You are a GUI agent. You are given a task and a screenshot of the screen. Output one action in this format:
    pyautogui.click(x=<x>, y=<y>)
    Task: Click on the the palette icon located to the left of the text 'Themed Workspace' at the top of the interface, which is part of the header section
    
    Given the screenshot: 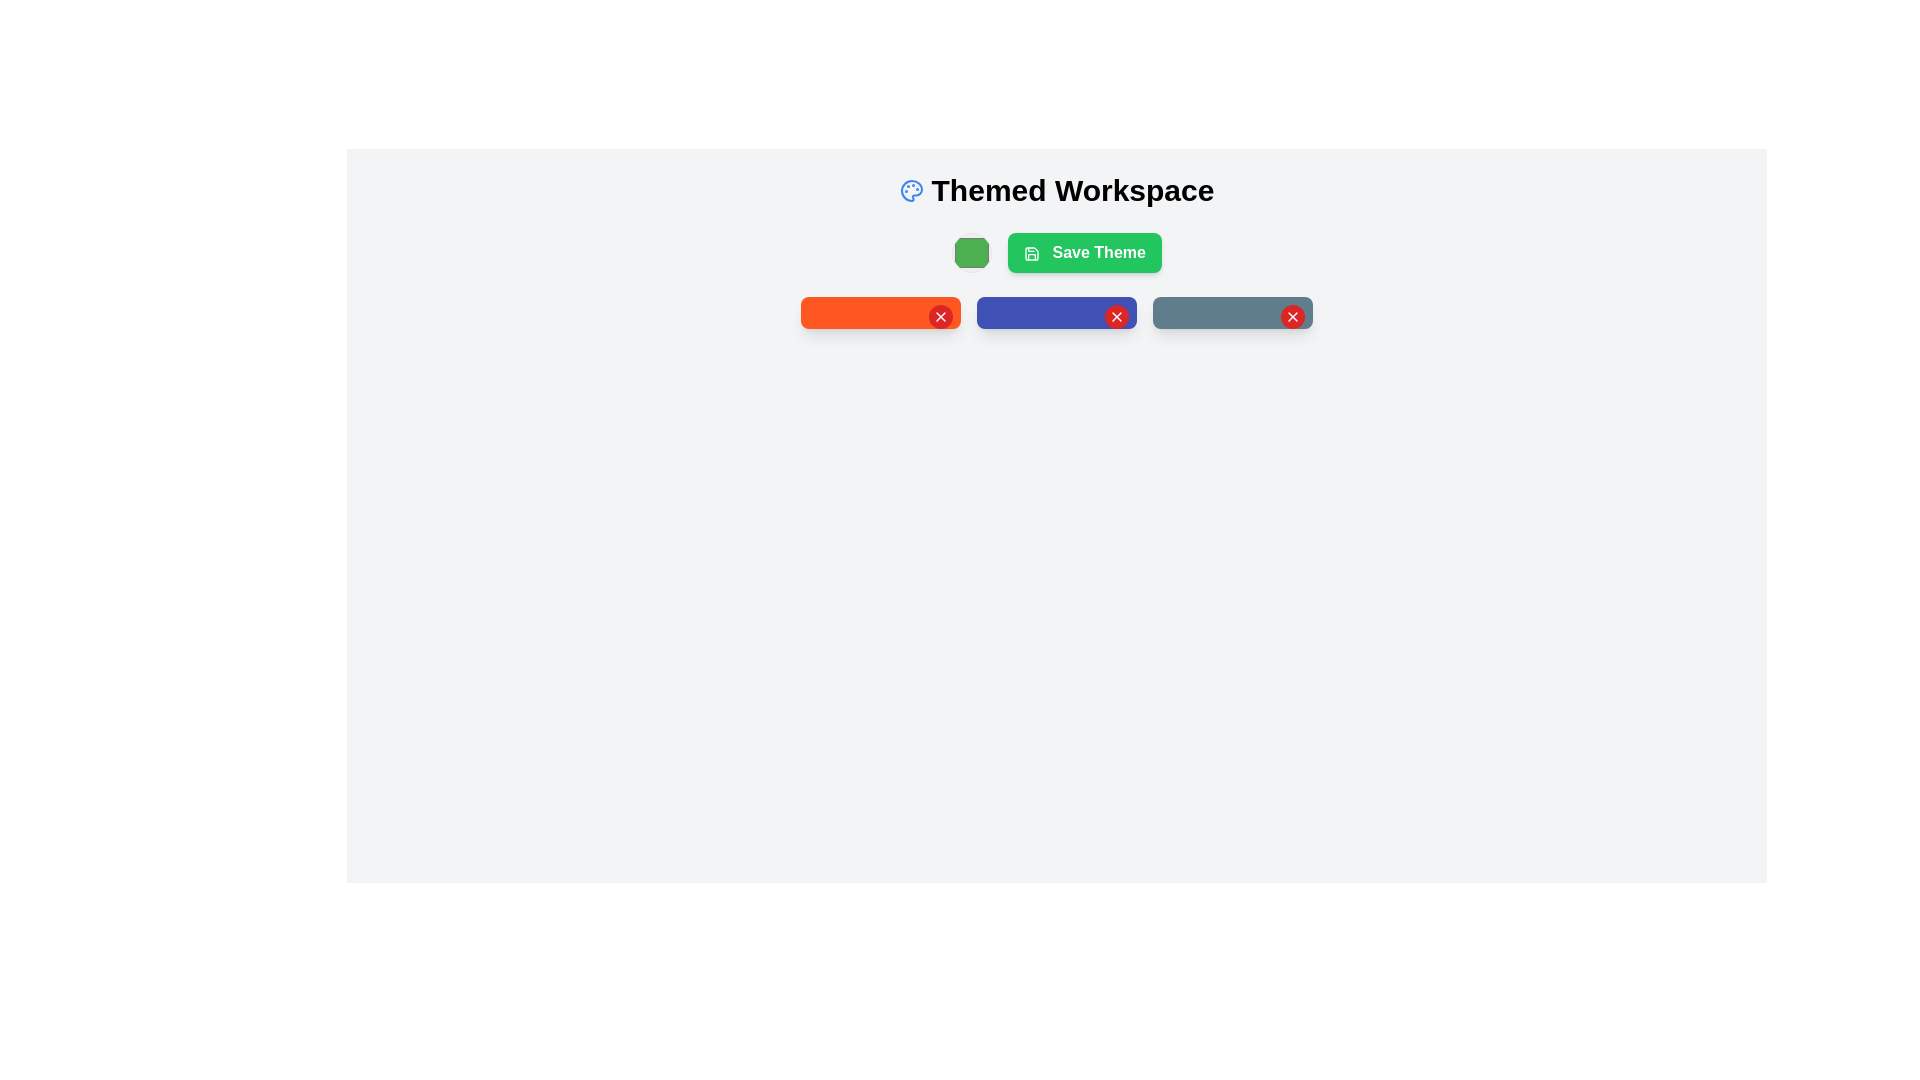 What is the action you would take?
    pyautogui.click(x=910, y=191)
    